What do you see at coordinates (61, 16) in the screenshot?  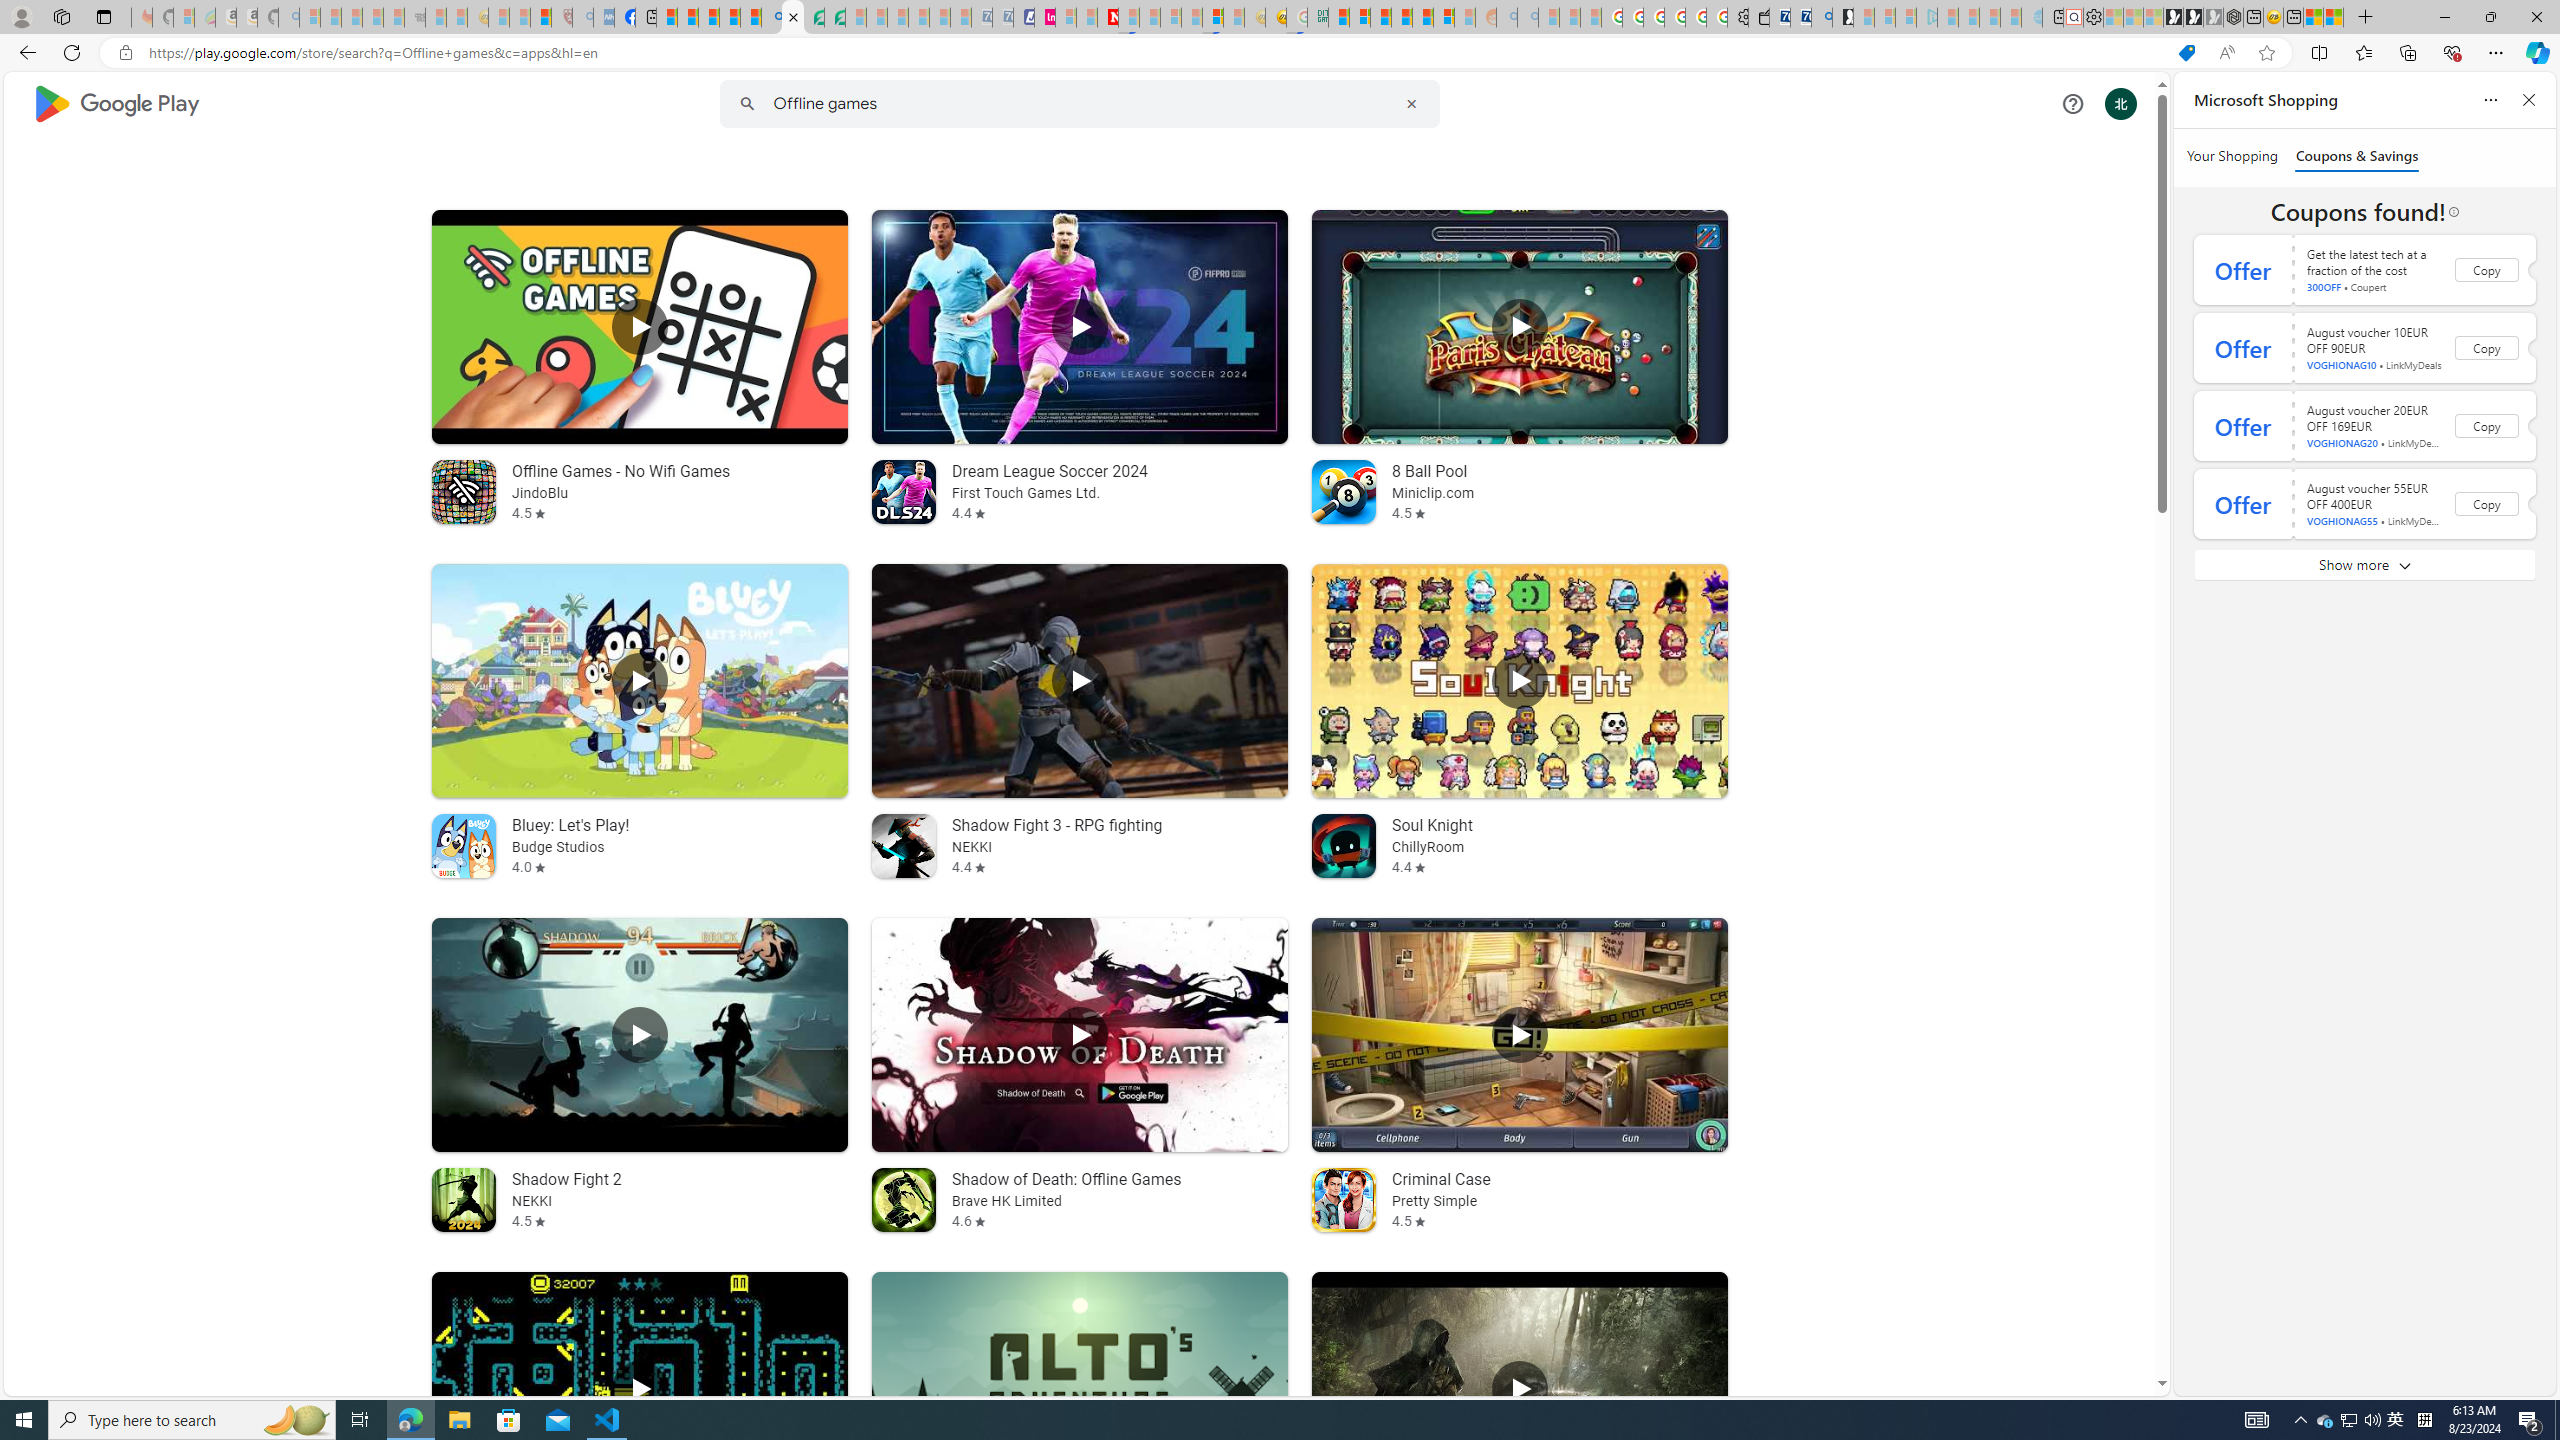 I see `'Workspaces'` at bounding box center [61, 16].